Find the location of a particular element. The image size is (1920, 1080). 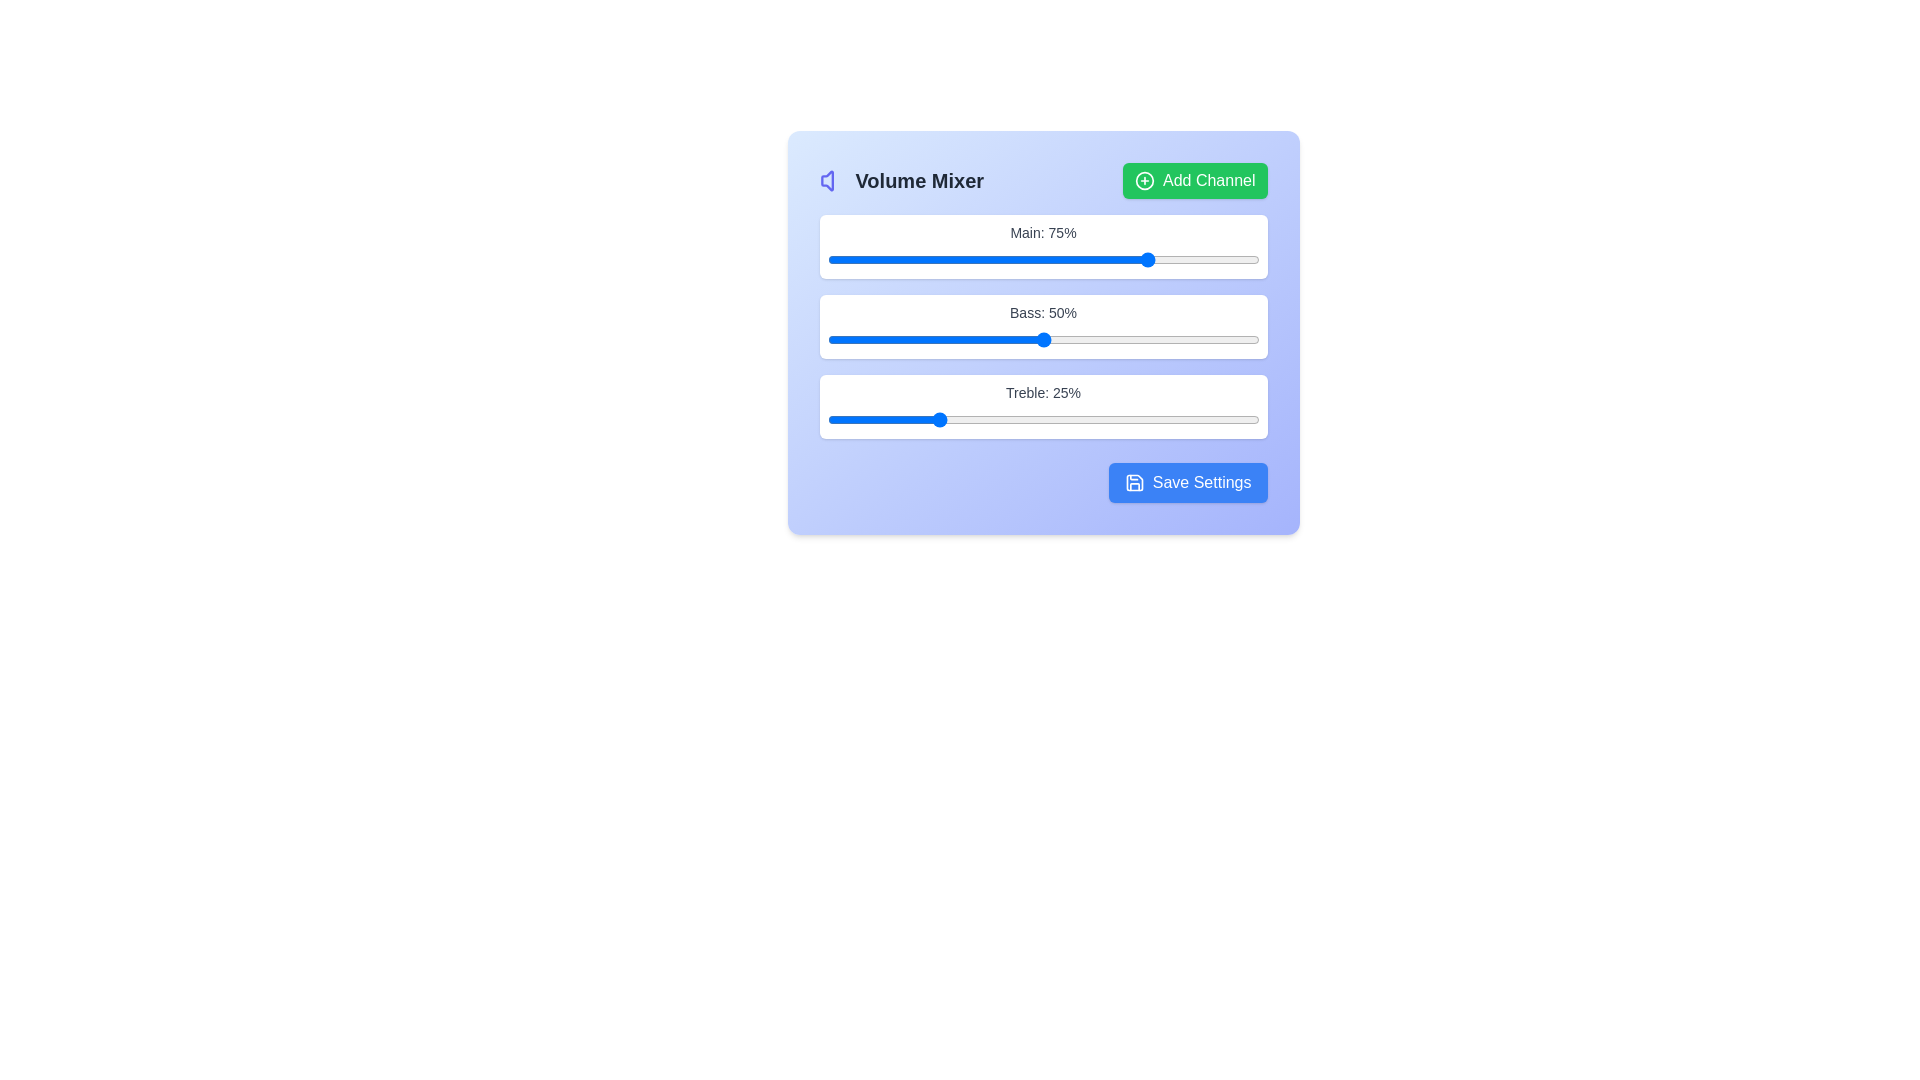

the volume control icon with a purple outline, adjacent to the 'Volume Mixer' text, located in the top-left section of the interface is located at coordinates (833, 181).